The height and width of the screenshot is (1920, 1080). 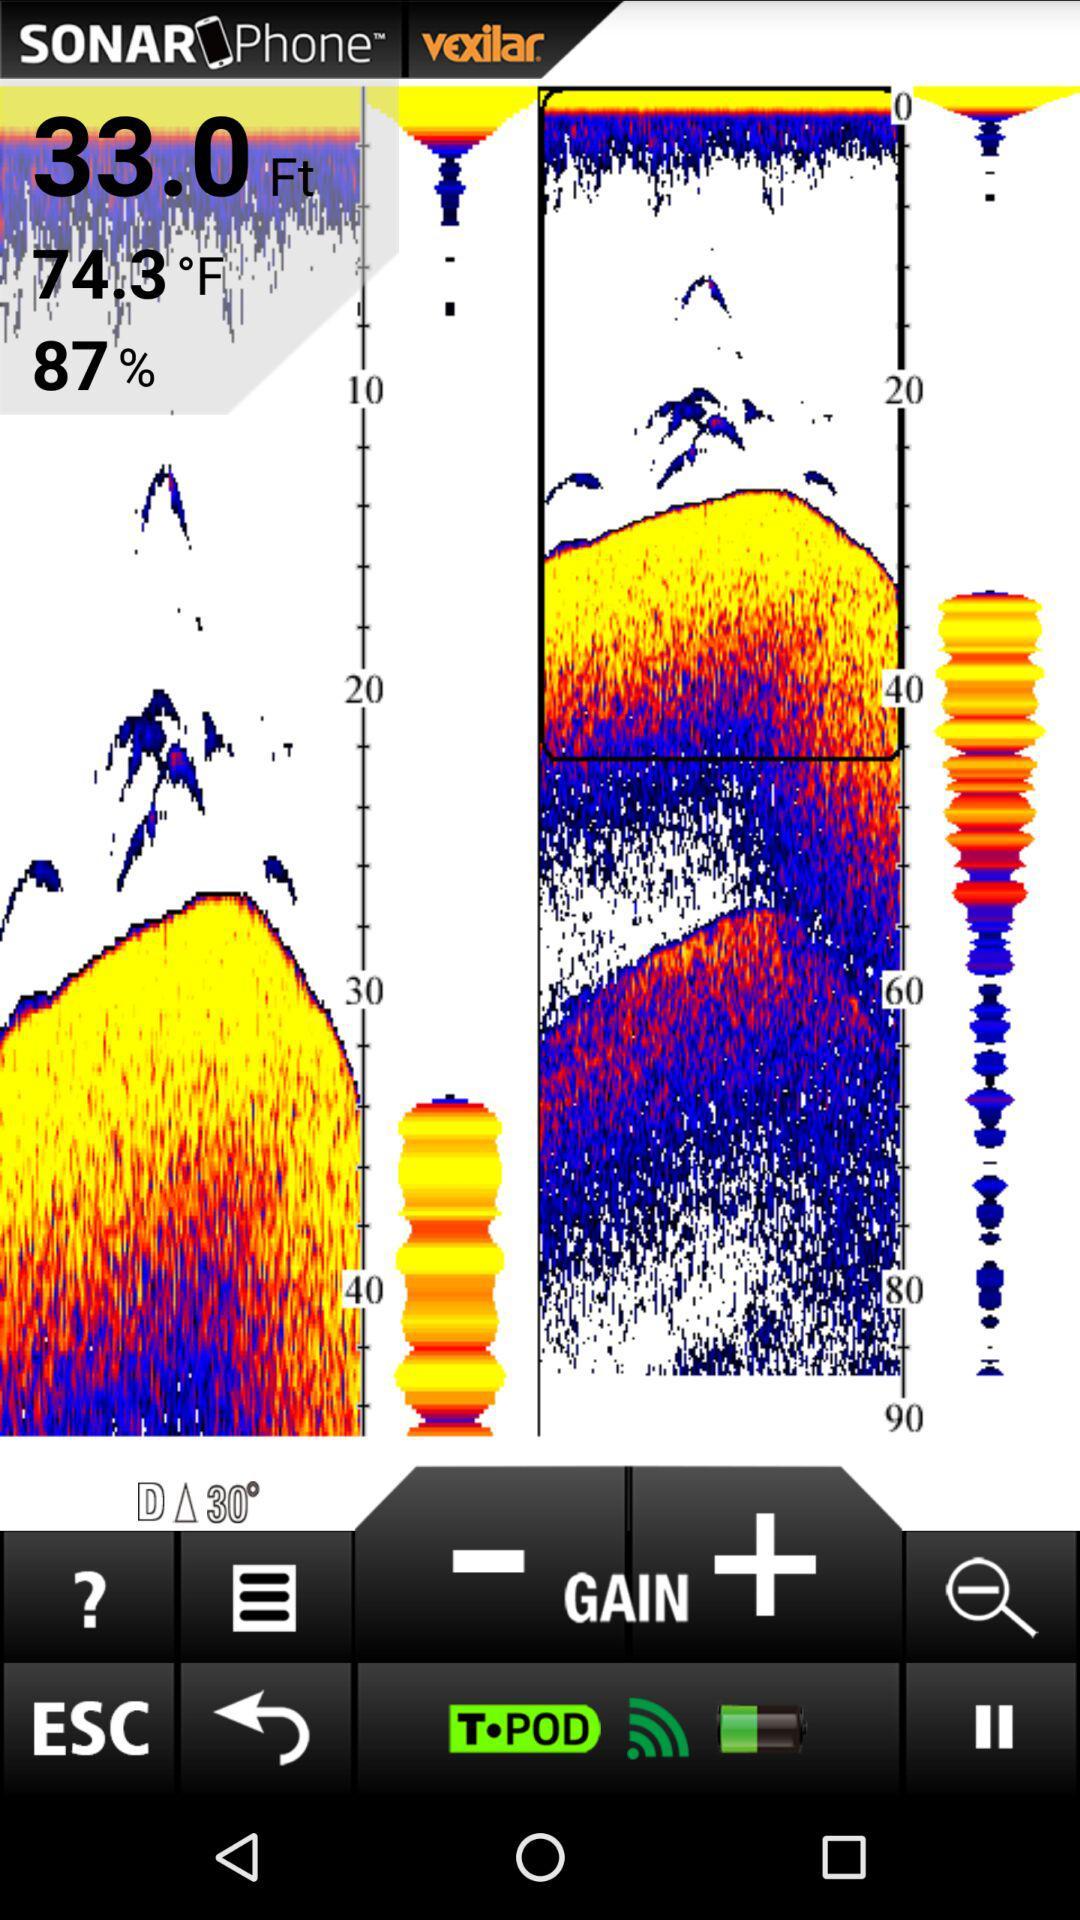 What do you see at coordinates (264, 1596) in the screenshot?
I see `menu option` at bounding box center [264, 1596].